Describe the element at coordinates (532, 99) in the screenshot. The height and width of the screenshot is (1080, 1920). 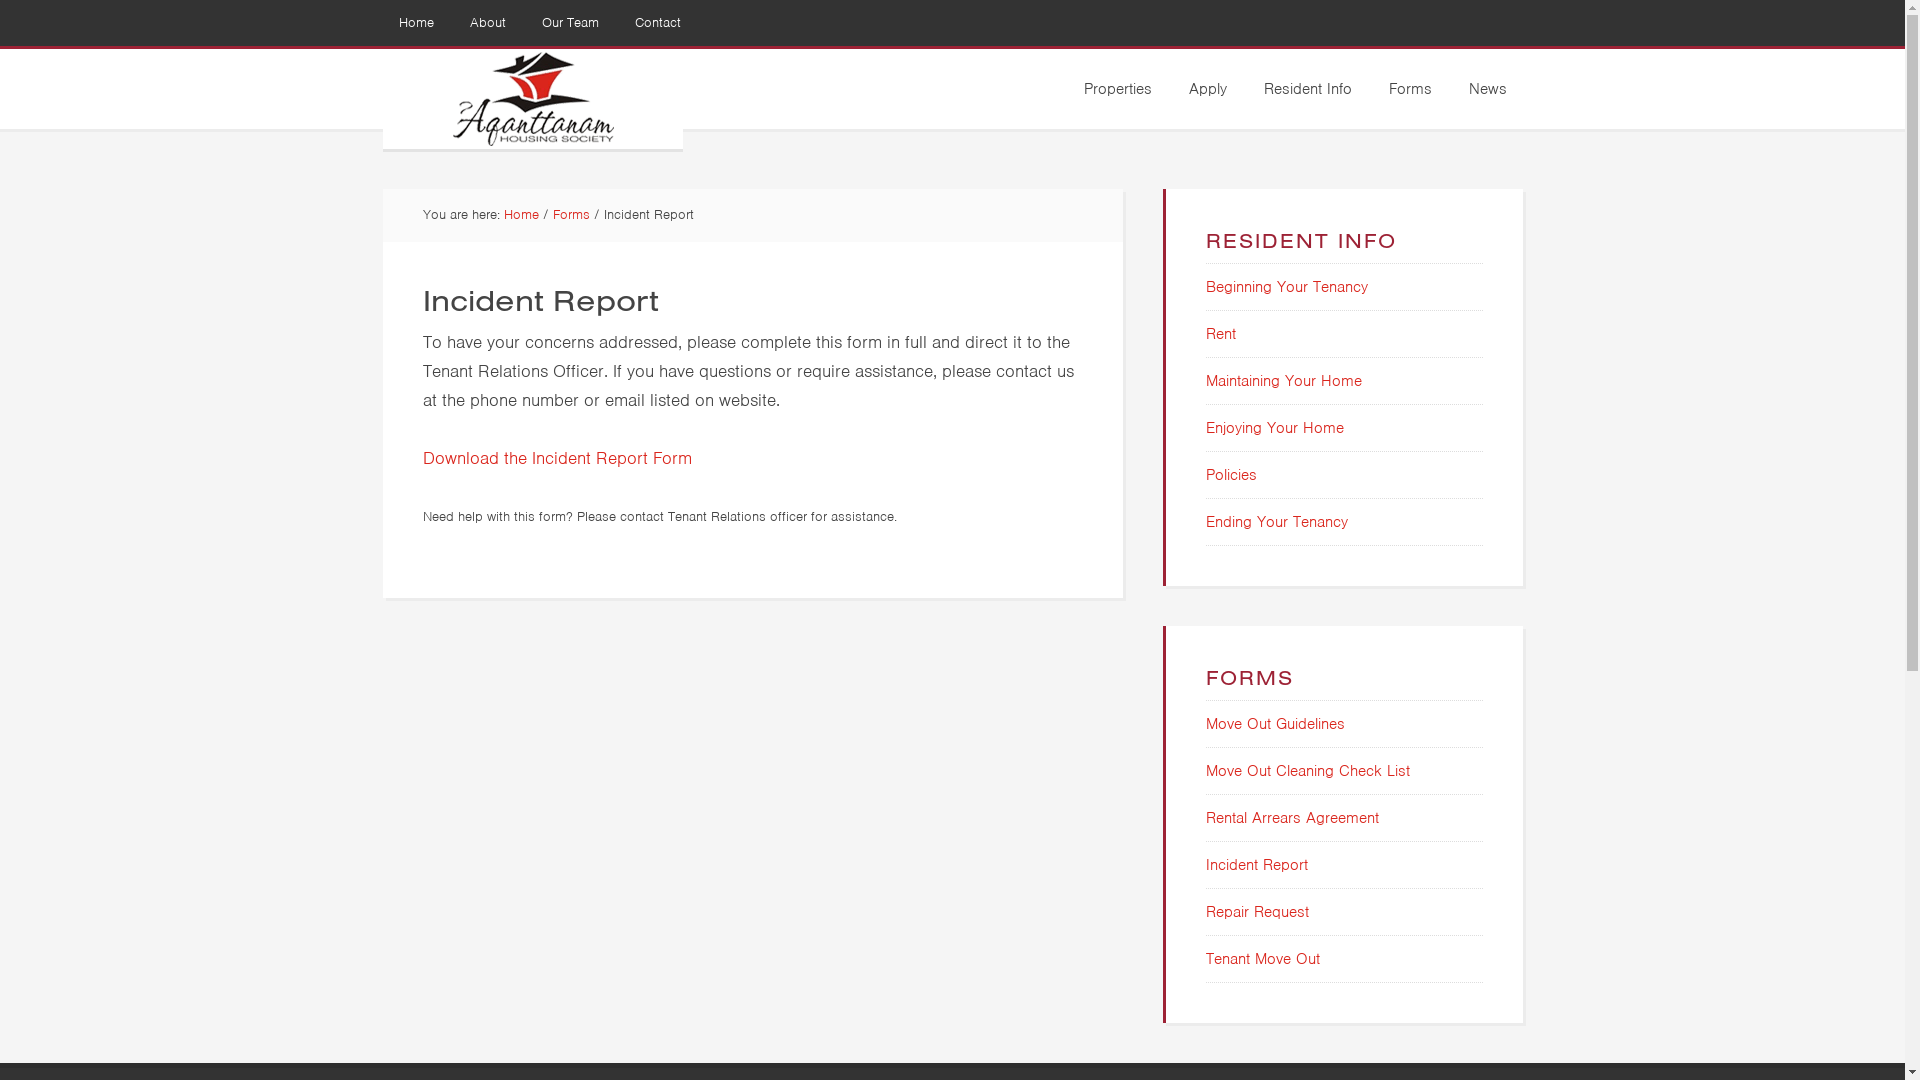
I see `'AQANTTANAM HOUSING SOCIETY'` at that location.